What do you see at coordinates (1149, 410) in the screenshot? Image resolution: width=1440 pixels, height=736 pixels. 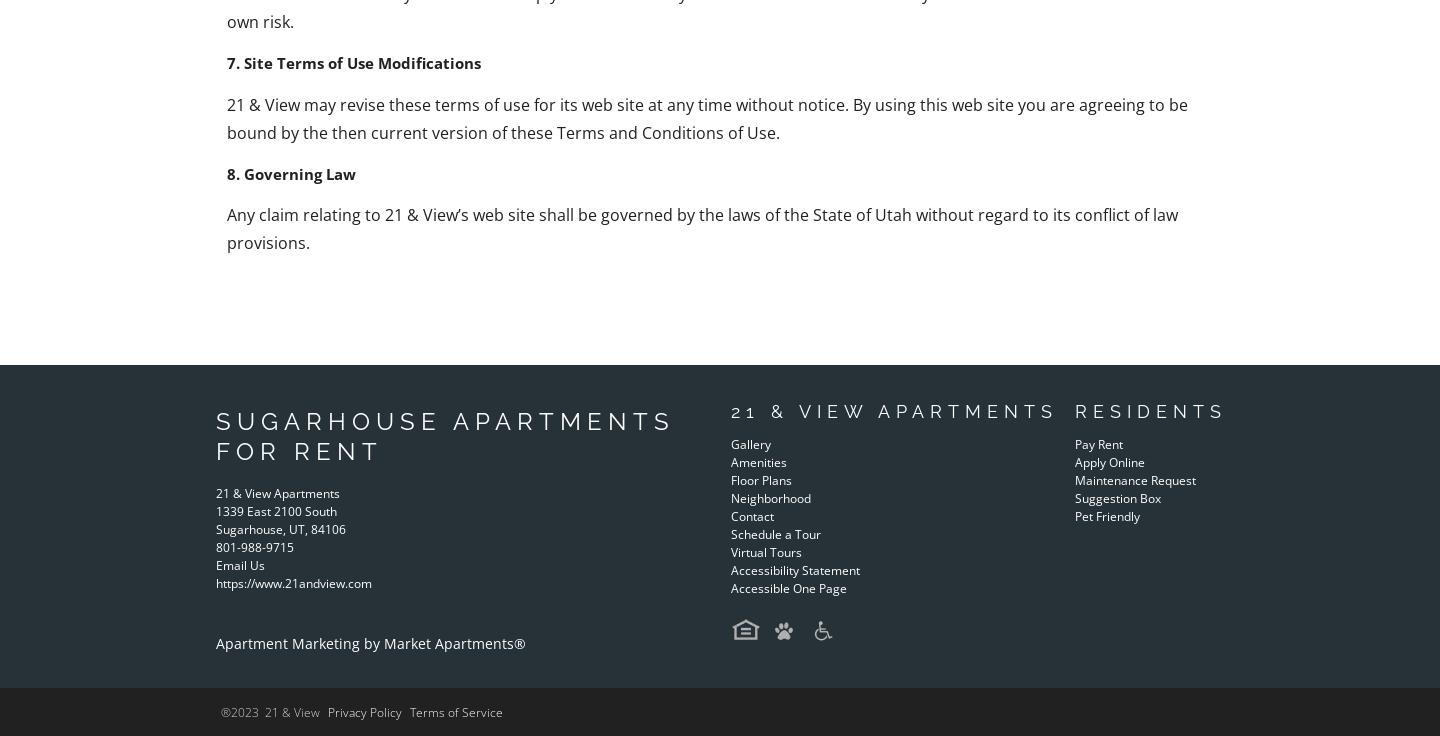 I see `'Residents'` at bounding box center [1149, 410].